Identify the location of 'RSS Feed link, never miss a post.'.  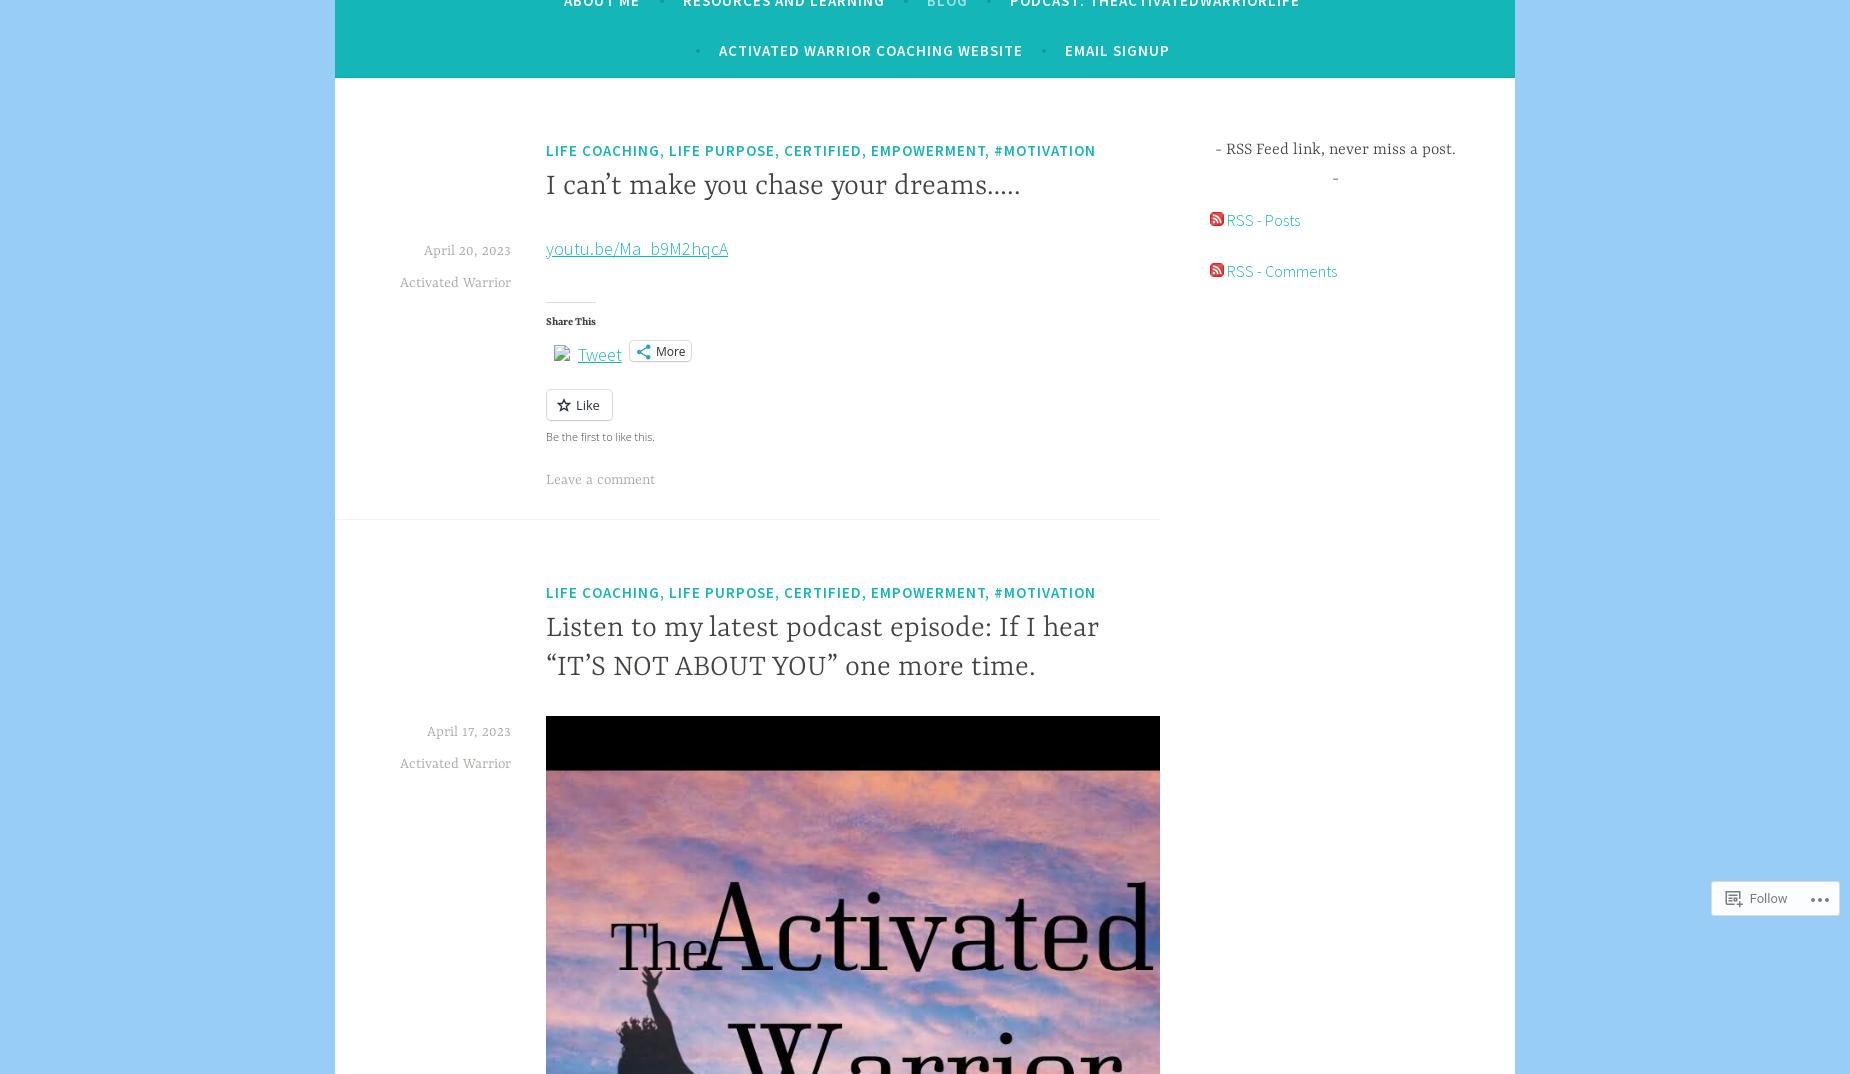
(1338, 147).